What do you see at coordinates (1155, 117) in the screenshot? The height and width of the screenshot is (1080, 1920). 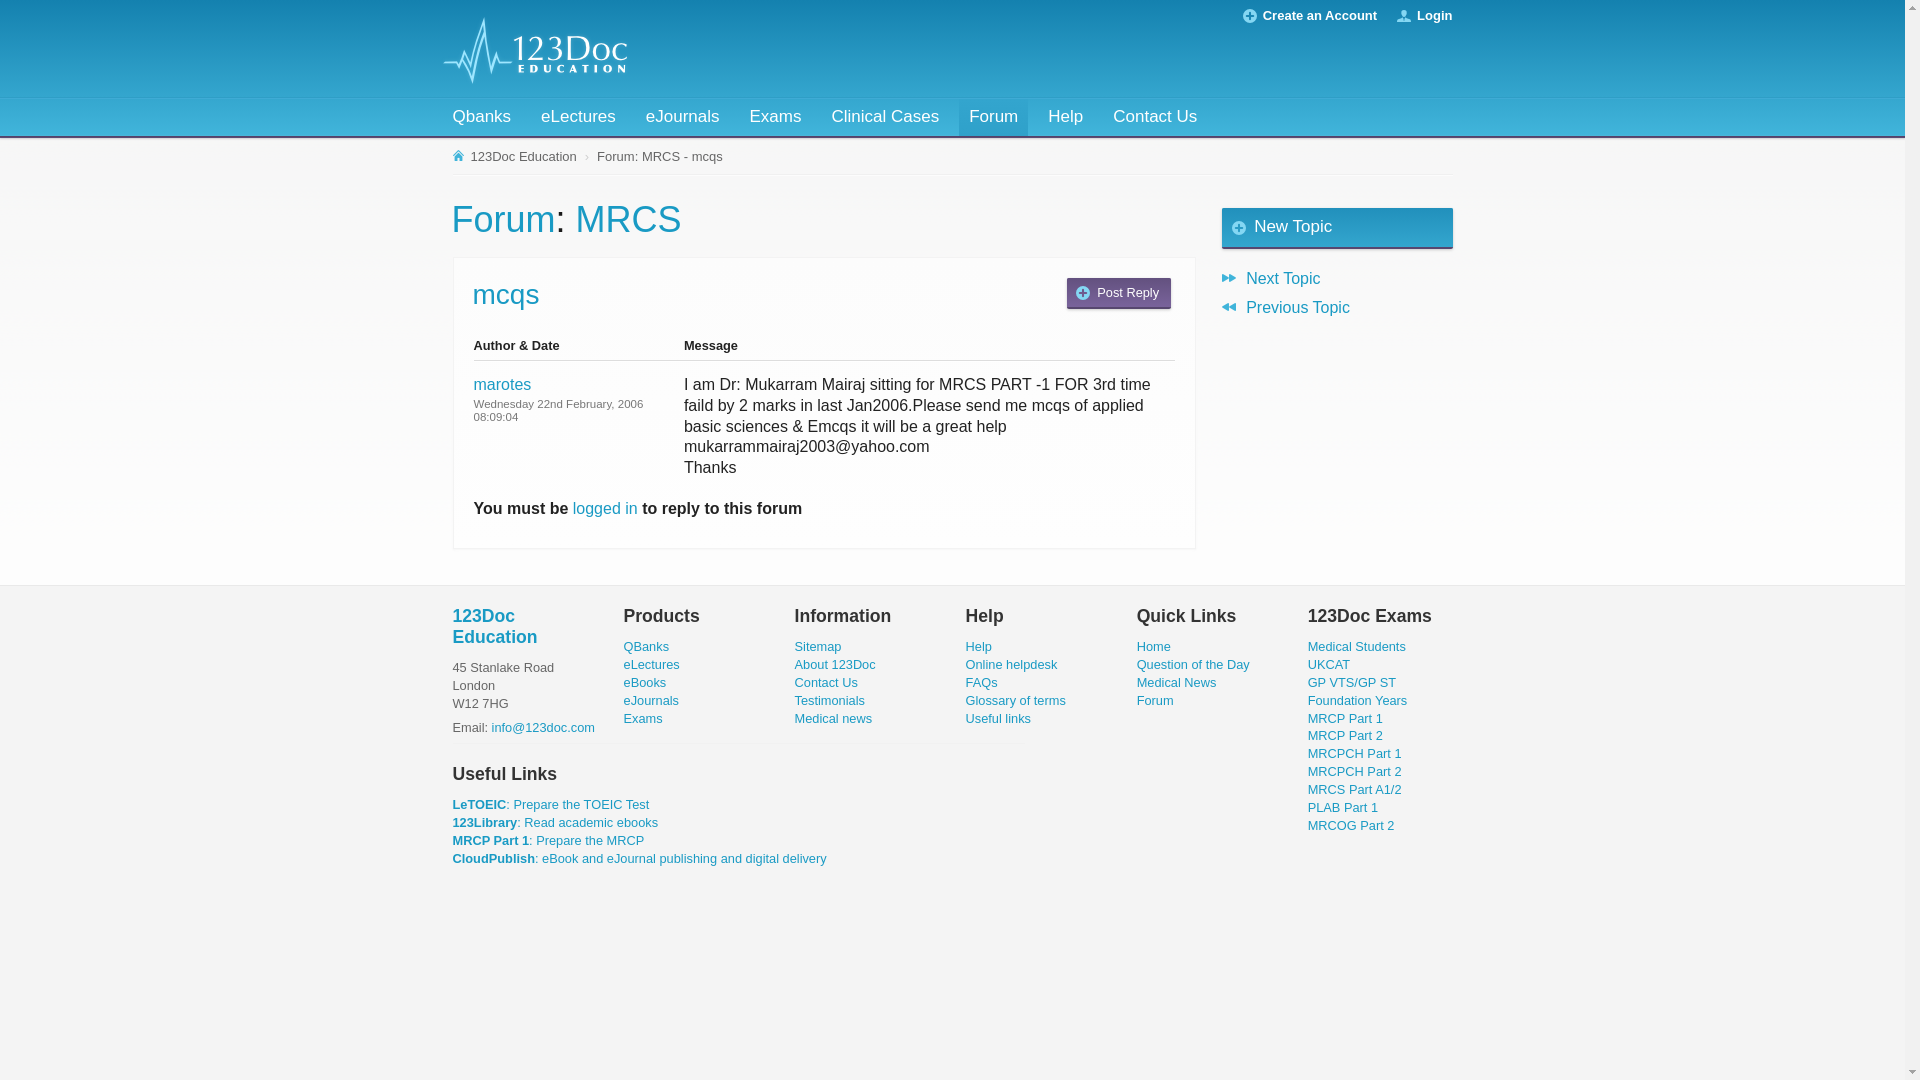 I see `'Contact Us'` at bounding box center [1155, 117].